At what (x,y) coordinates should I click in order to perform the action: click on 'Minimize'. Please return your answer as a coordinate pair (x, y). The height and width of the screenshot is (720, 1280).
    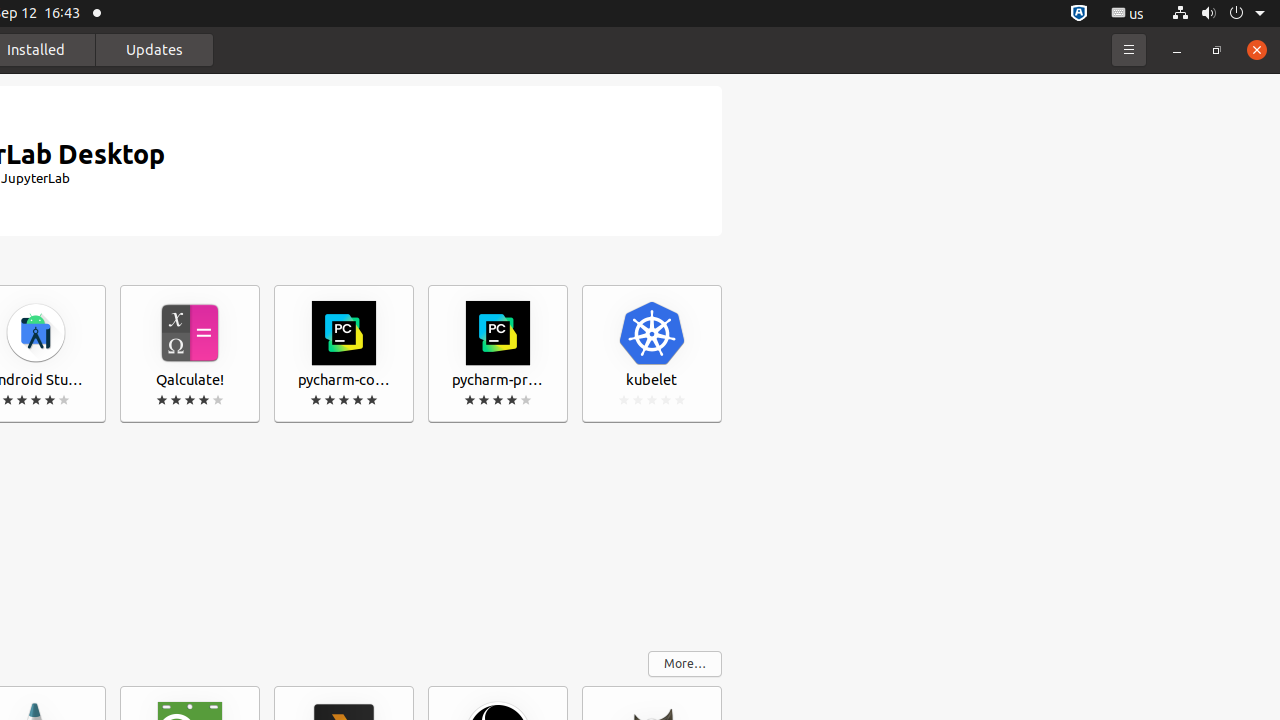
    Looking at the image, I should click on (1176, 48).